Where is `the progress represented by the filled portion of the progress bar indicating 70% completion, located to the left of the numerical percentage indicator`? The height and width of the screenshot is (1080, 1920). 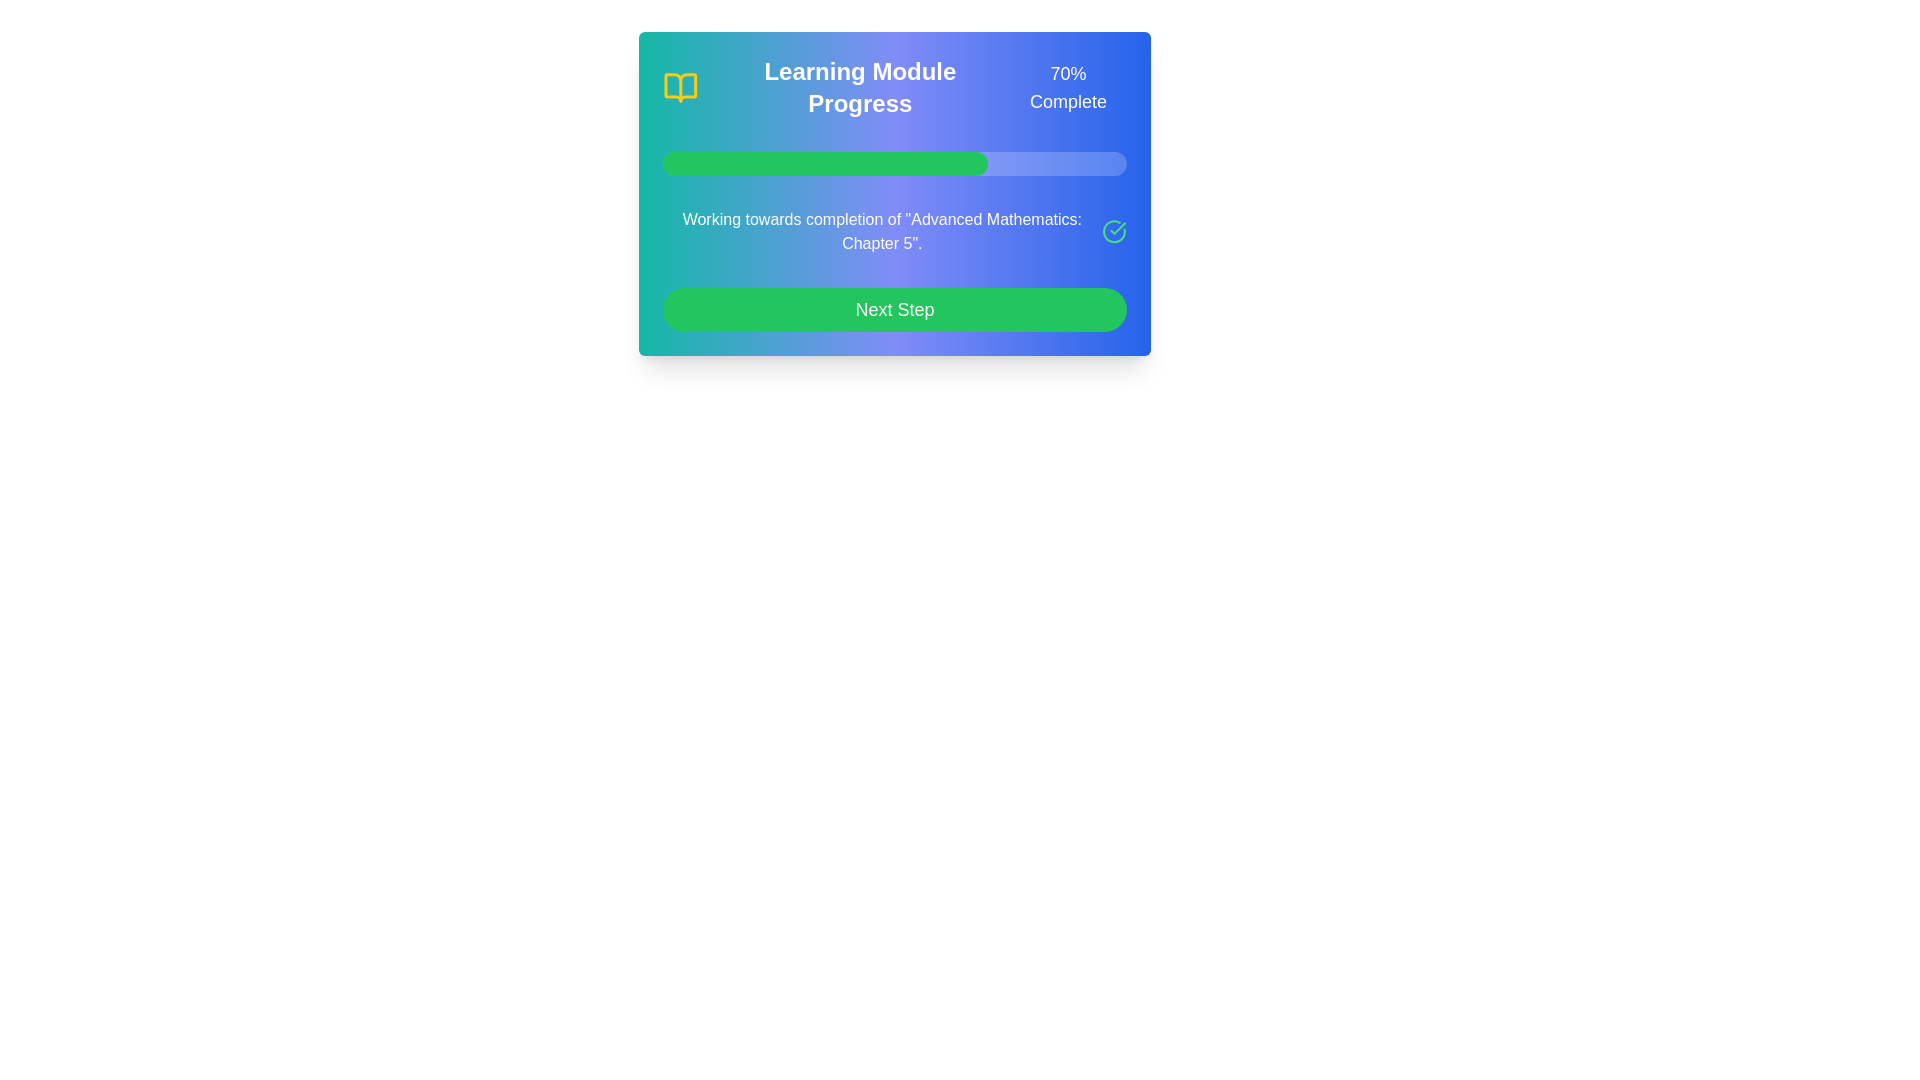
the progress represented by the filled portion of the progress bar indicating 70% completion, located to the left of the numerical percentage indicator is located at coordinates (825, 163).